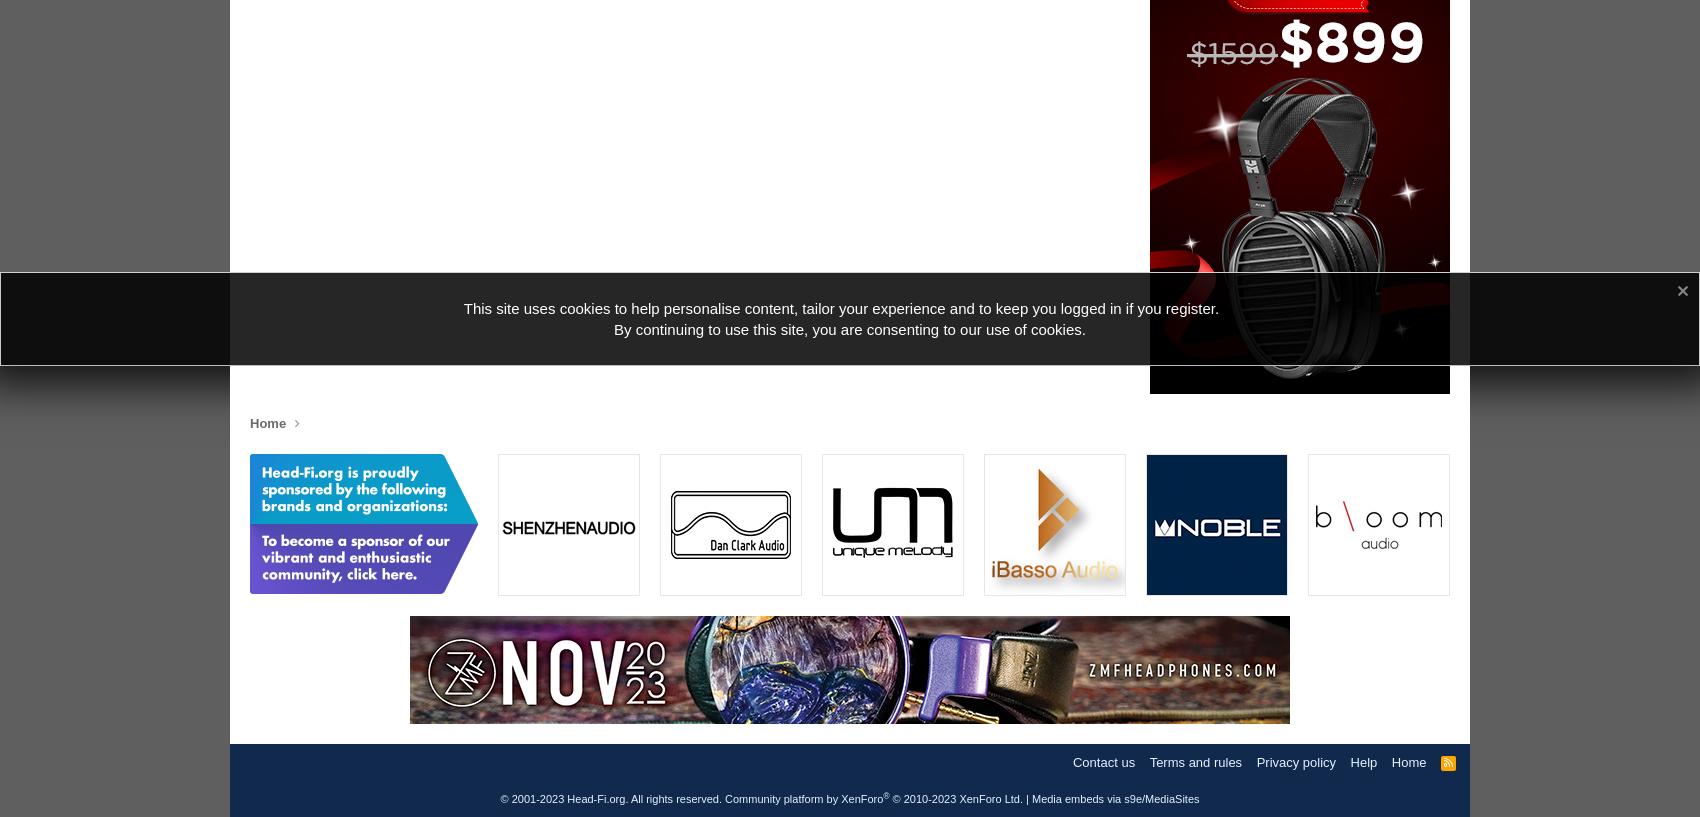 This screenshot has width=1700, height=817. Describe the element at coordinates (848, 328) in the screenshot. I see `'By continuing to use this site, you are consenting to our use of cookies.'` at that location.